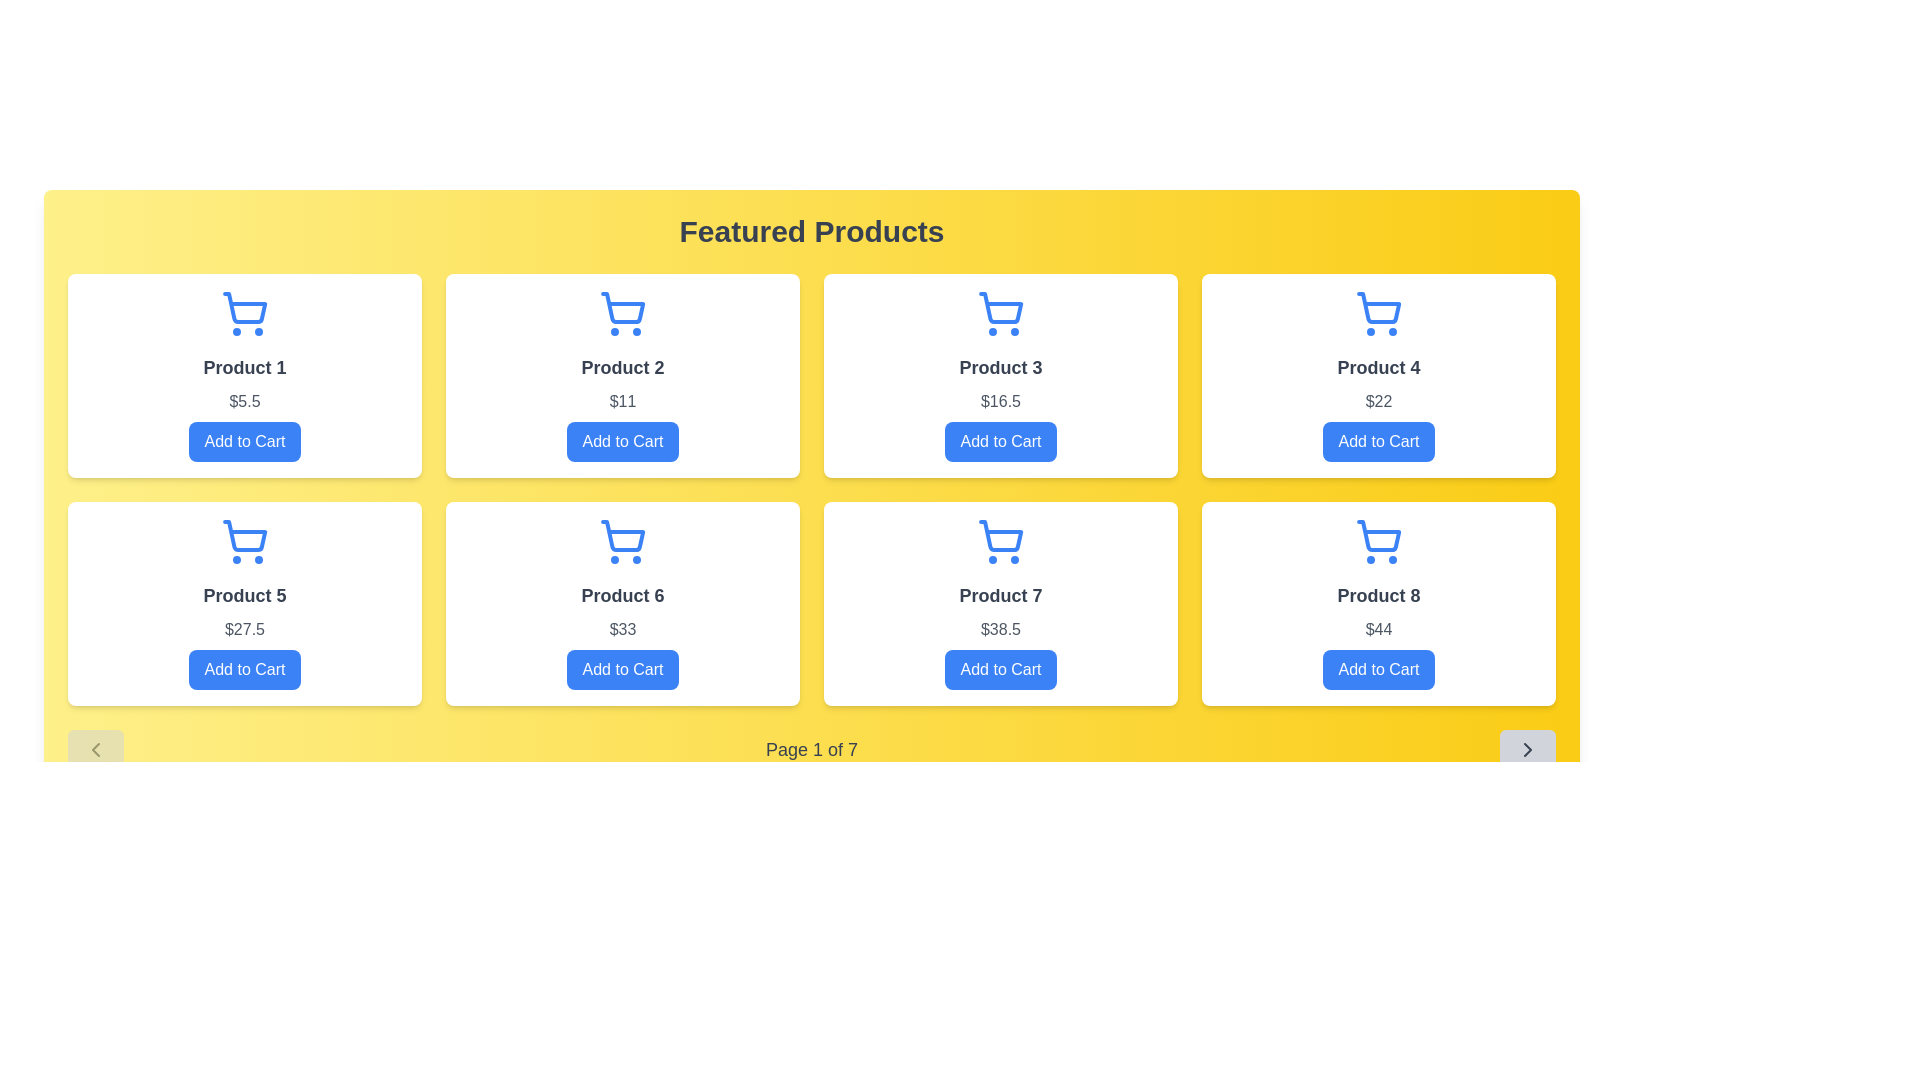  Describe the element at coordinates (811, 749) in the screenshot. I see `the text display for pagination info located at the bottom of the product section, which shows the current page number and total pages` at that location.